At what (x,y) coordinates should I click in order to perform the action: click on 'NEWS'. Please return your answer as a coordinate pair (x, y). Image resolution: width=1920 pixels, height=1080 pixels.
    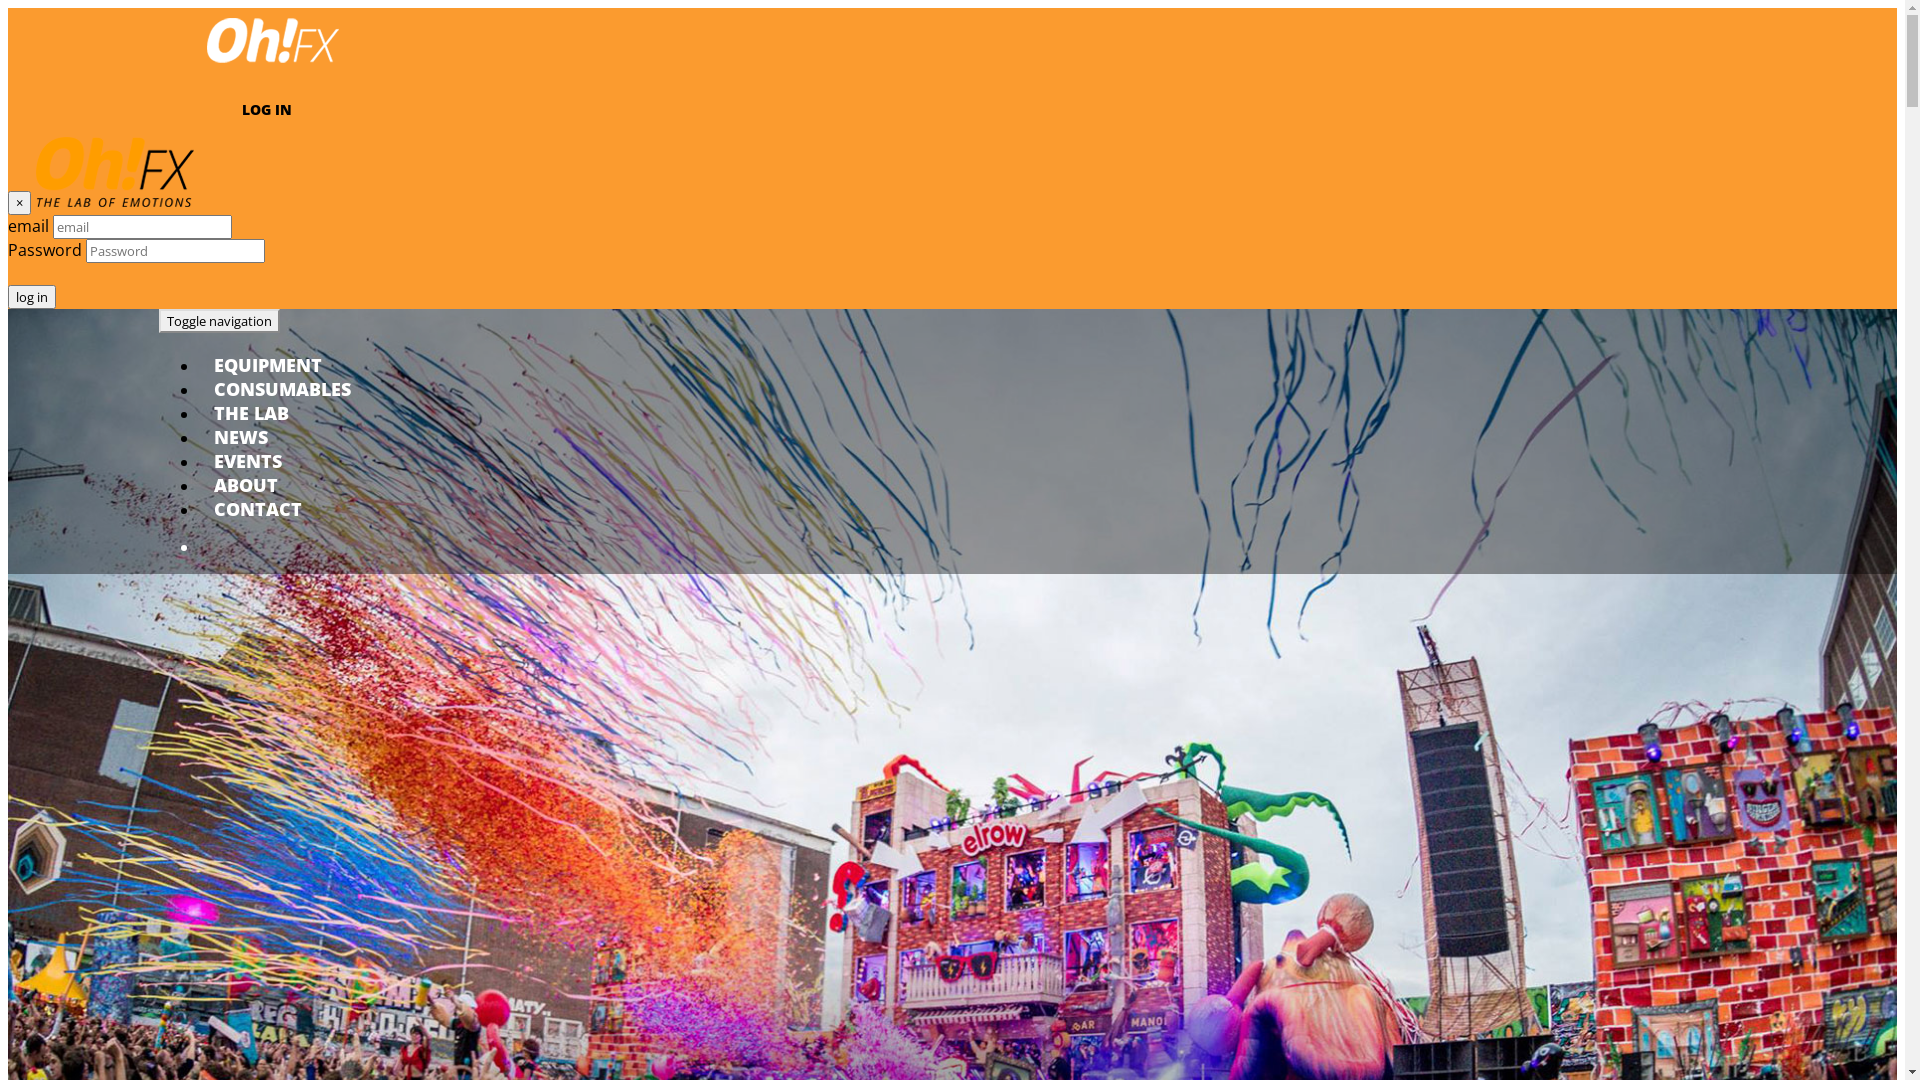
    Looking at the image, I should click on (240, 435).